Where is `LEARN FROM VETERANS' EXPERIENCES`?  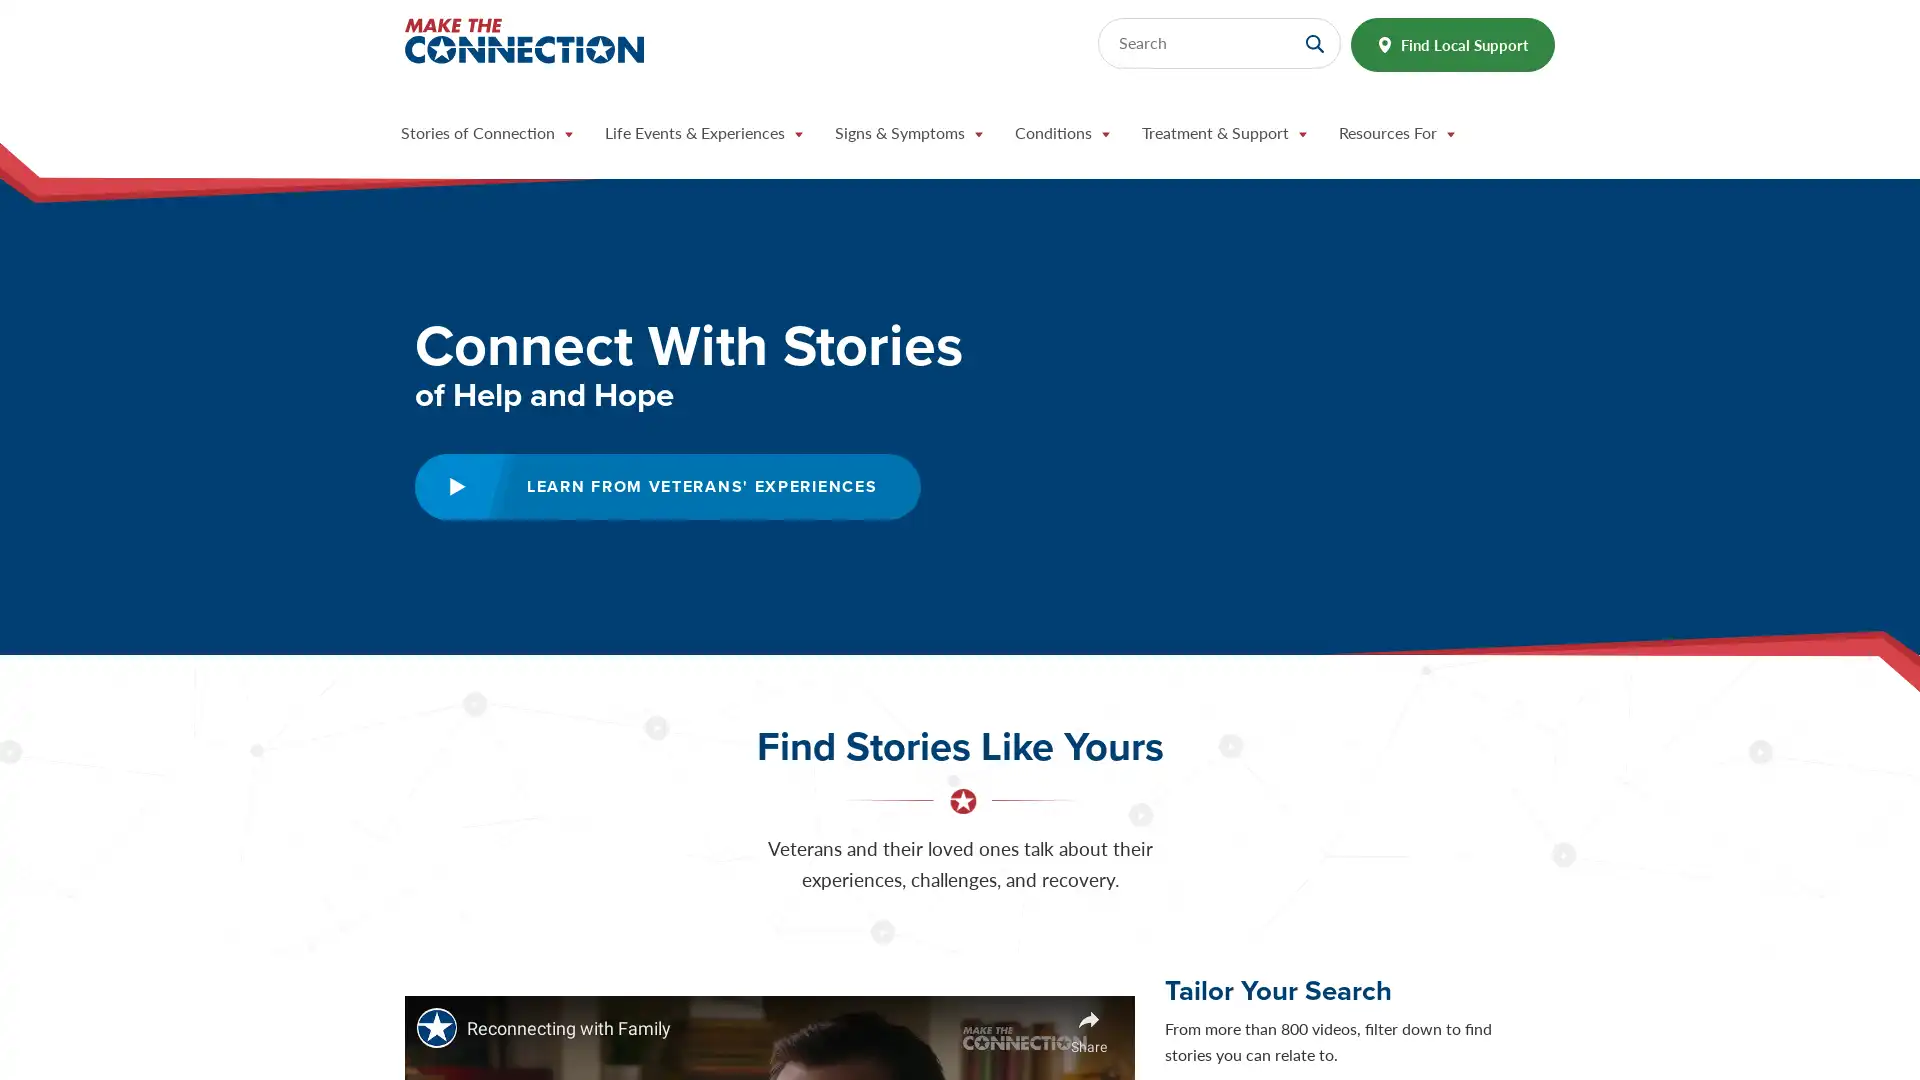 LEARN FROM VETERANS' EXPERIENCES is located at coordinates (667, 486).